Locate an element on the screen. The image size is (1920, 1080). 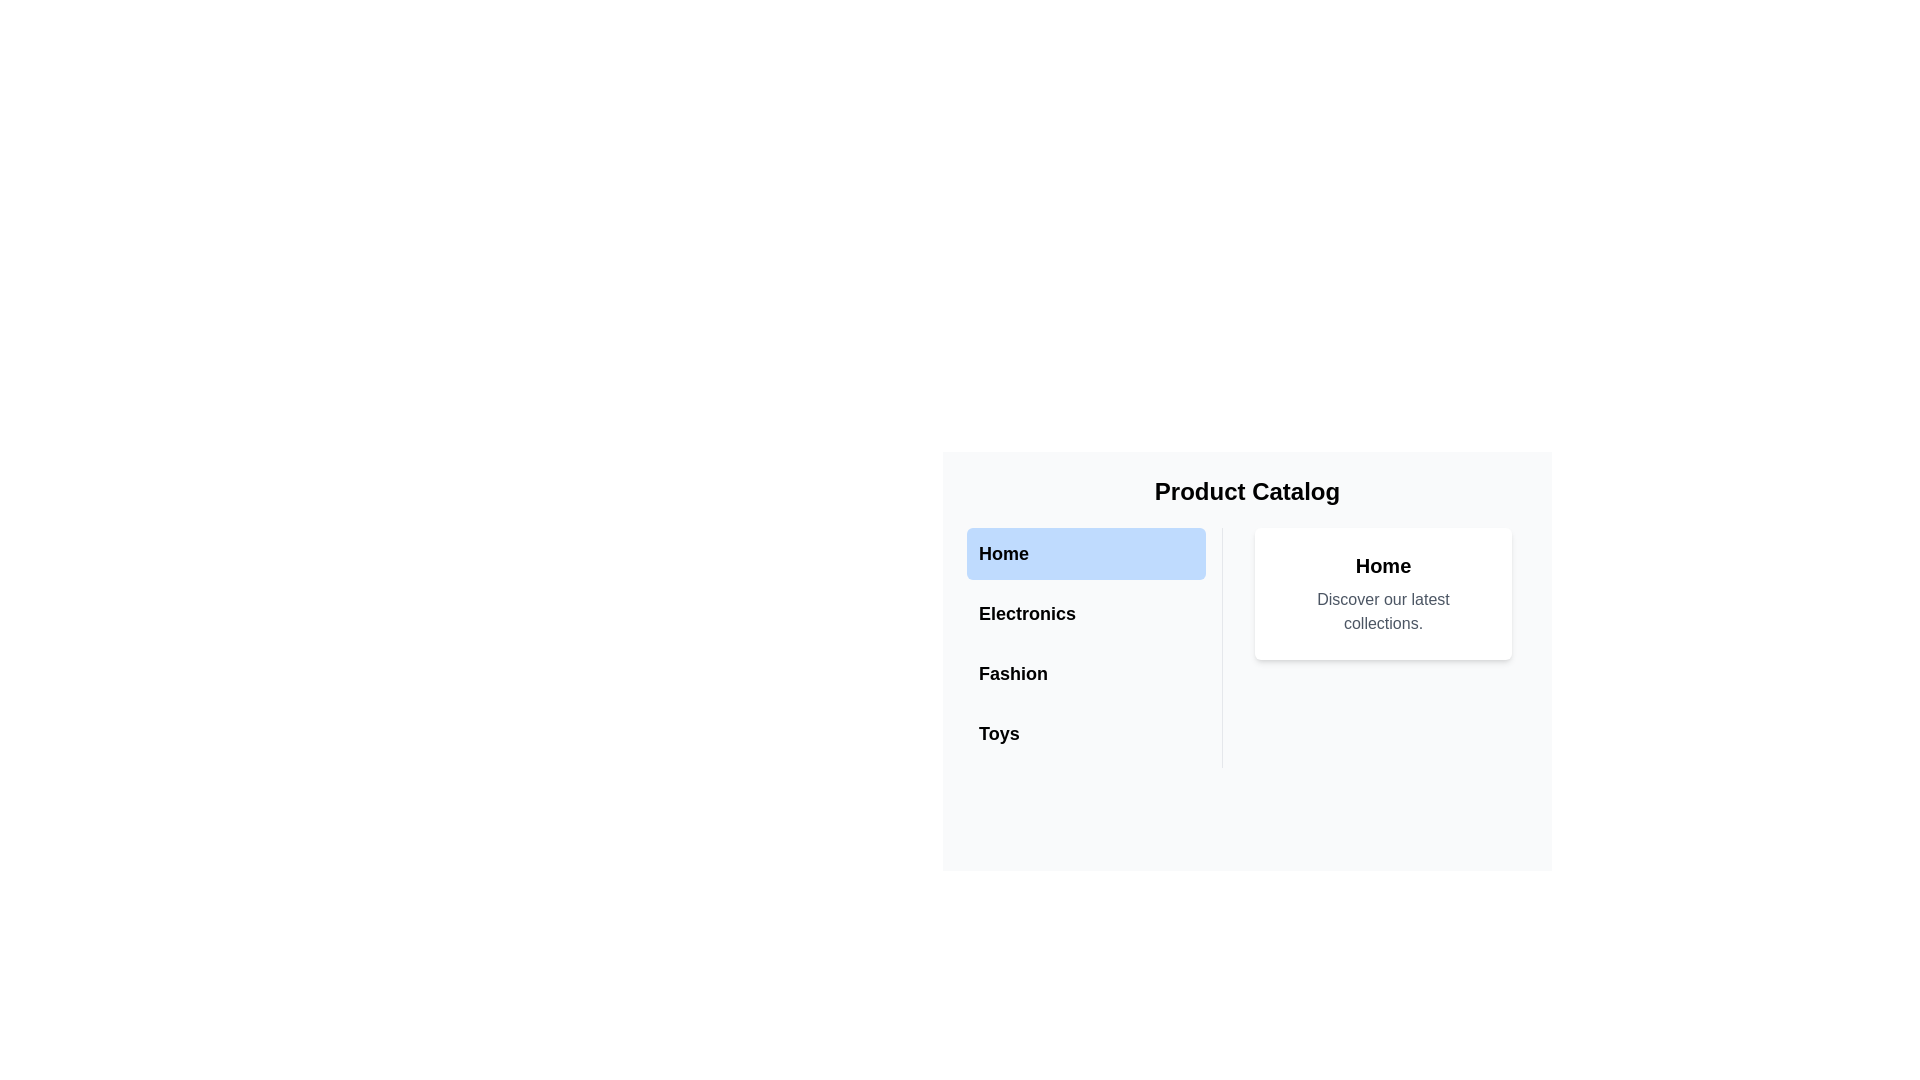
the 'Toys' button, which is the last button in a vertical list of clickable buttons on the left sidebar is located at coordinates (1085, 733).